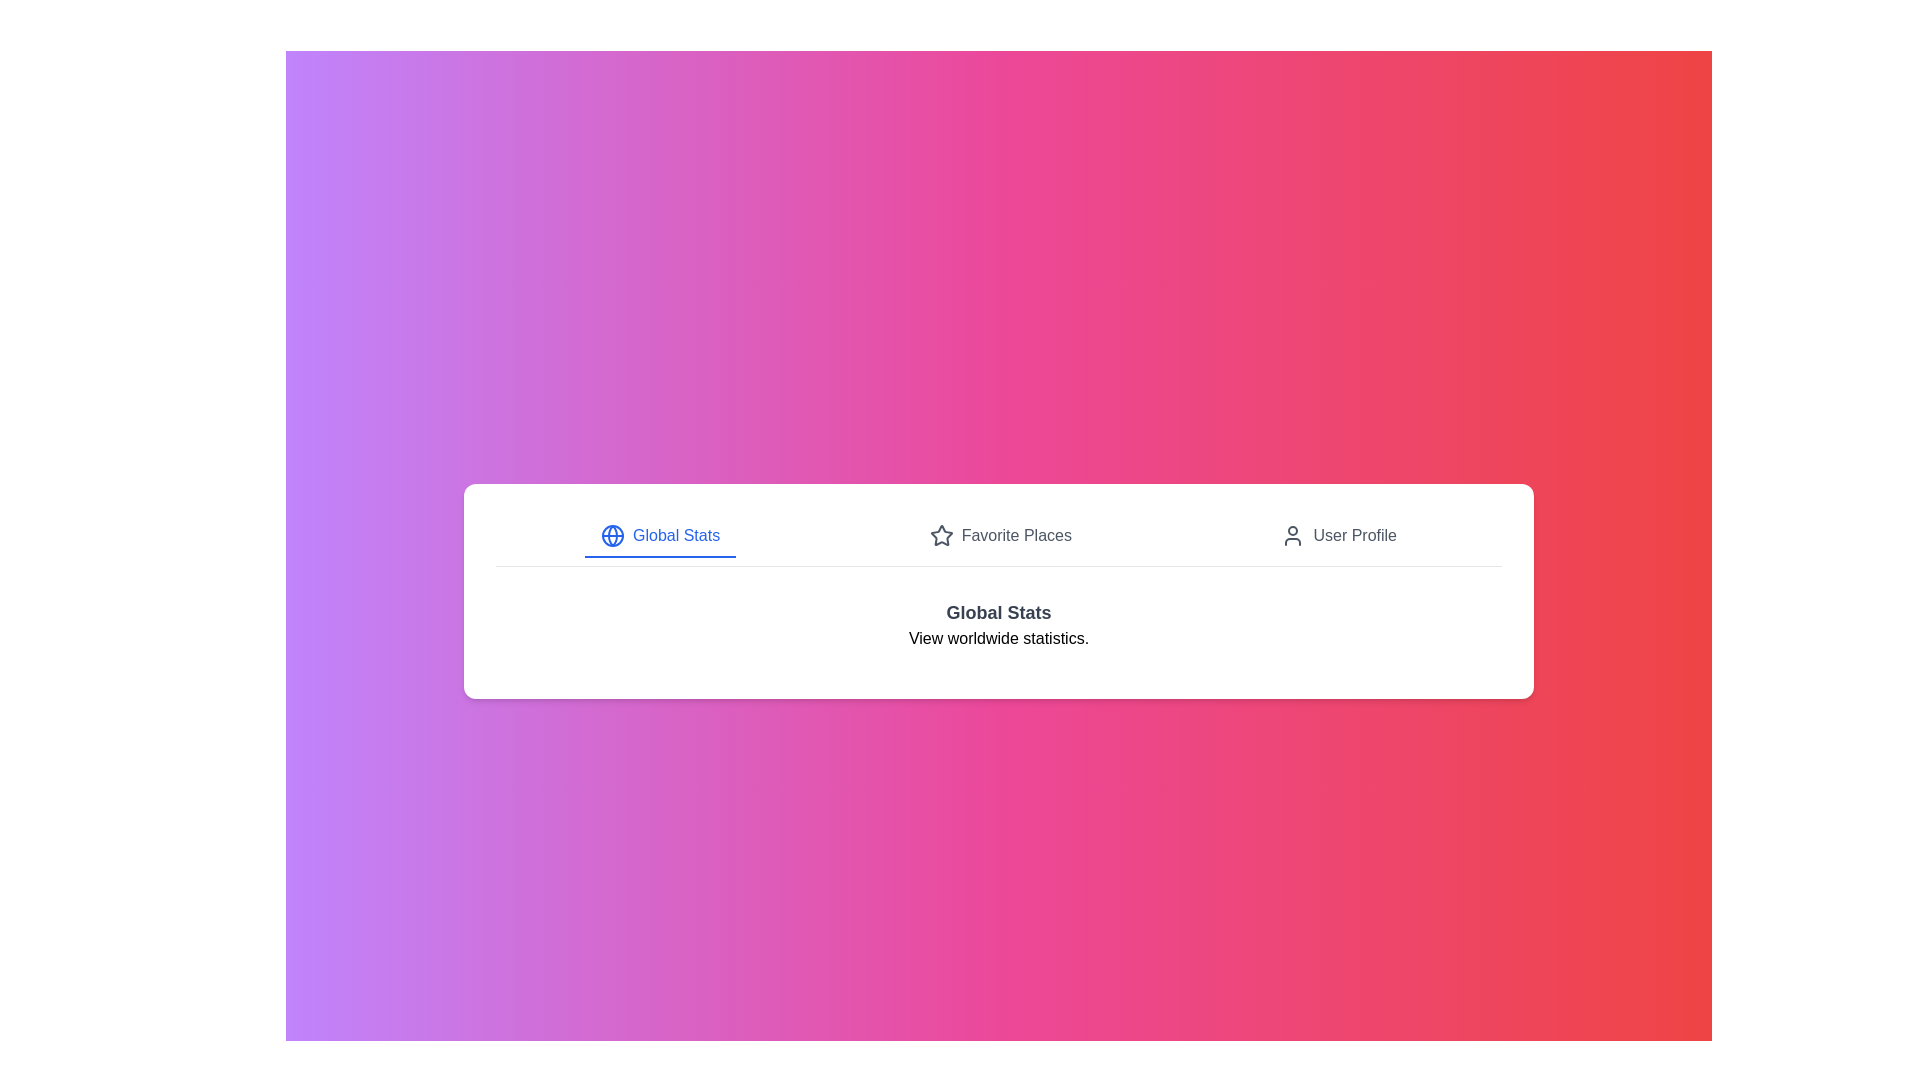 Image resolution: width=1920 pixels, height=1080 pixels. I want to click on the user icon, which is a minimalistic dark gray silhouette located in the top-right navigational section, preceding the 'User Profile' label, so click(1293, 534).